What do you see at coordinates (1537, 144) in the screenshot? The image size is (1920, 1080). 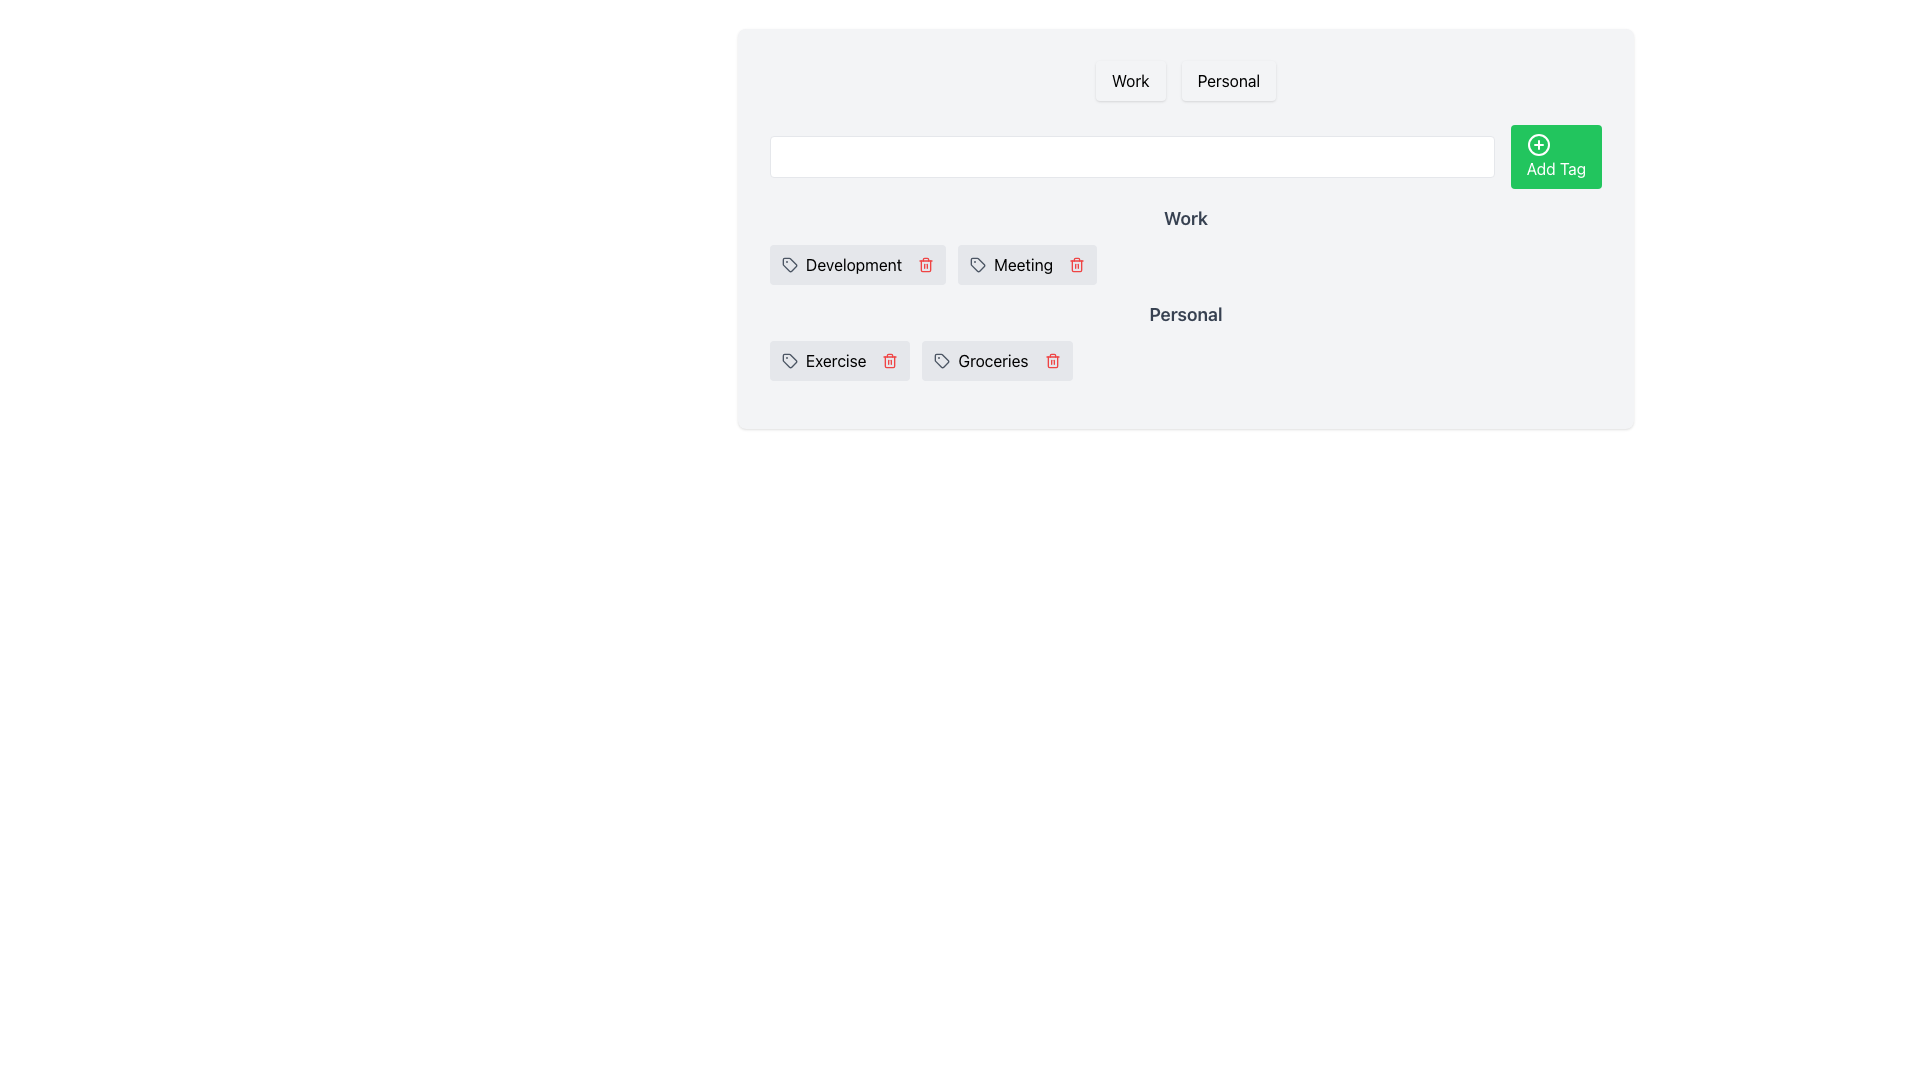 I see `the 'Add Tag' button, which is represented by a circular green icon with a white stroke at its border, located at the center of the button` at bounding box center [1537, 144].